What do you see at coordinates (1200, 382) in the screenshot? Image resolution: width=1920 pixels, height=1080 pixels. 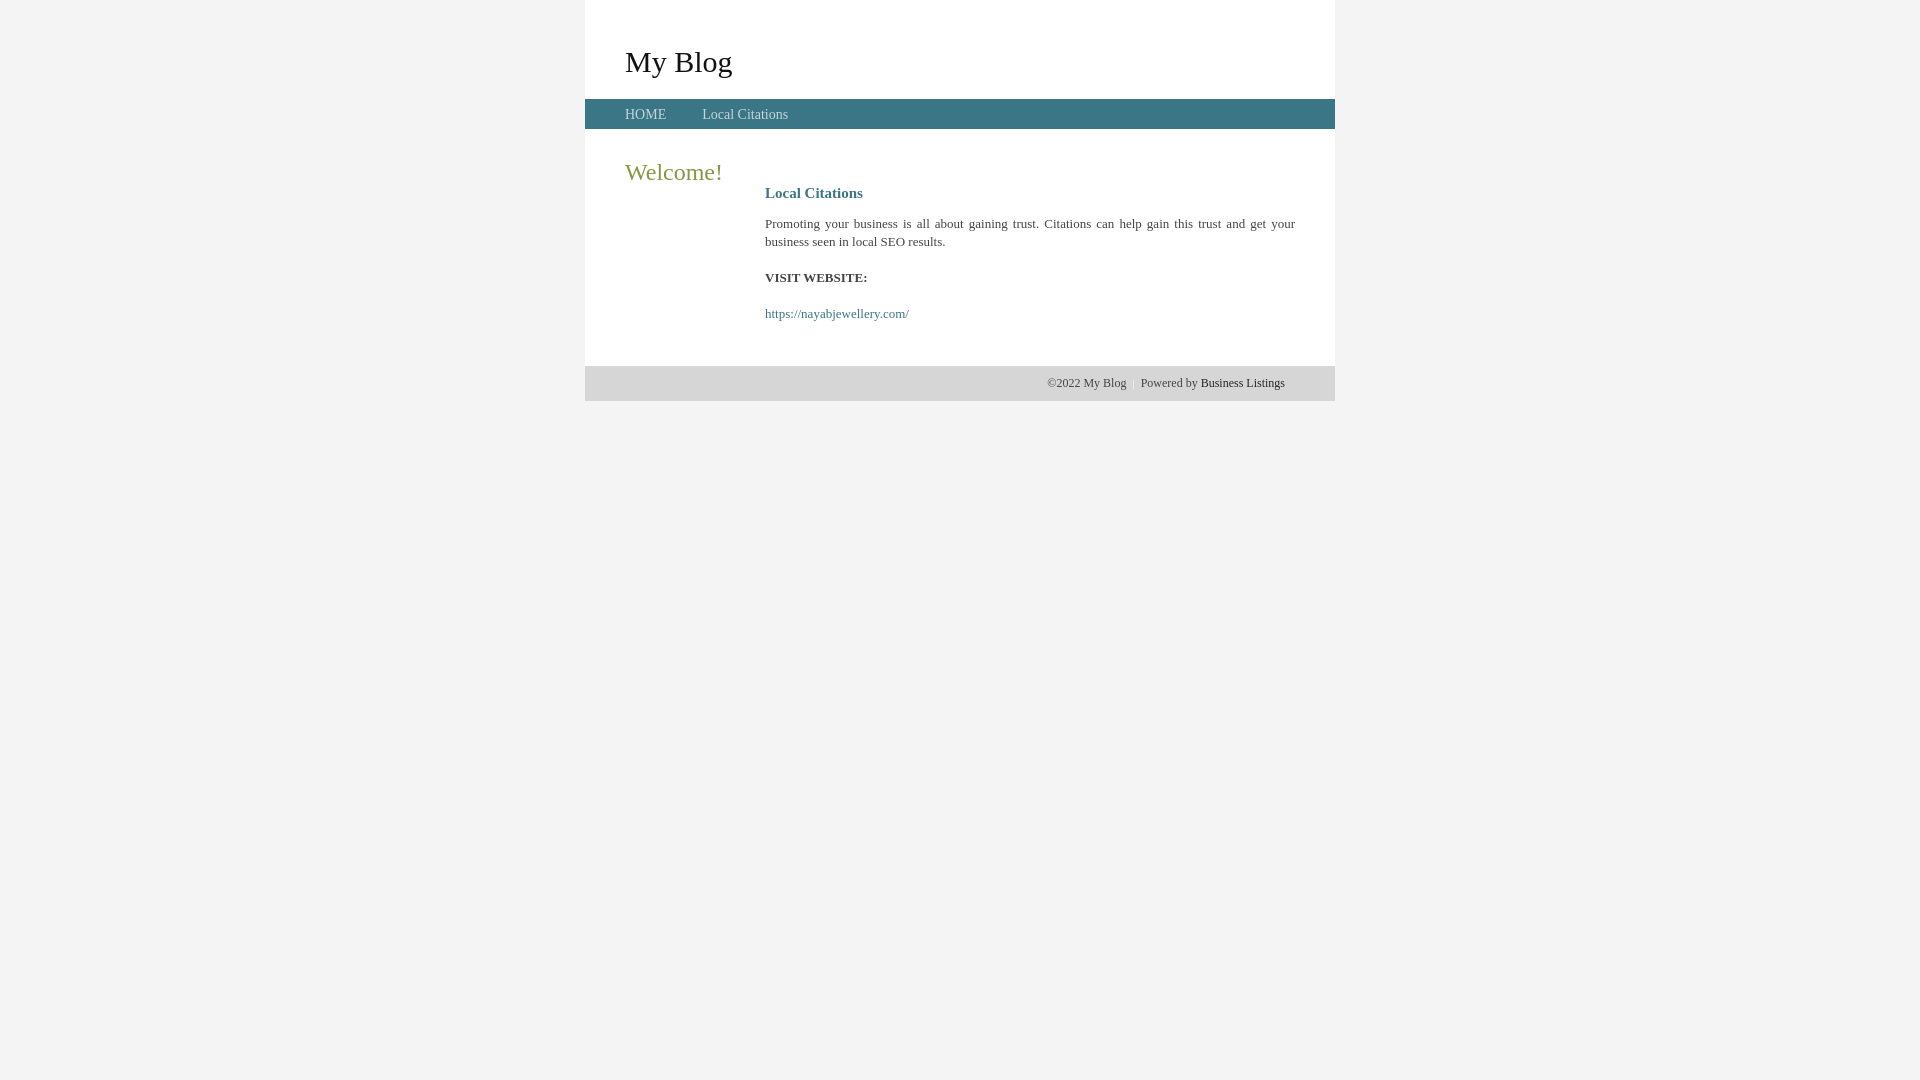 I see `'Business Listings'` at bounding box center [1200, 382].